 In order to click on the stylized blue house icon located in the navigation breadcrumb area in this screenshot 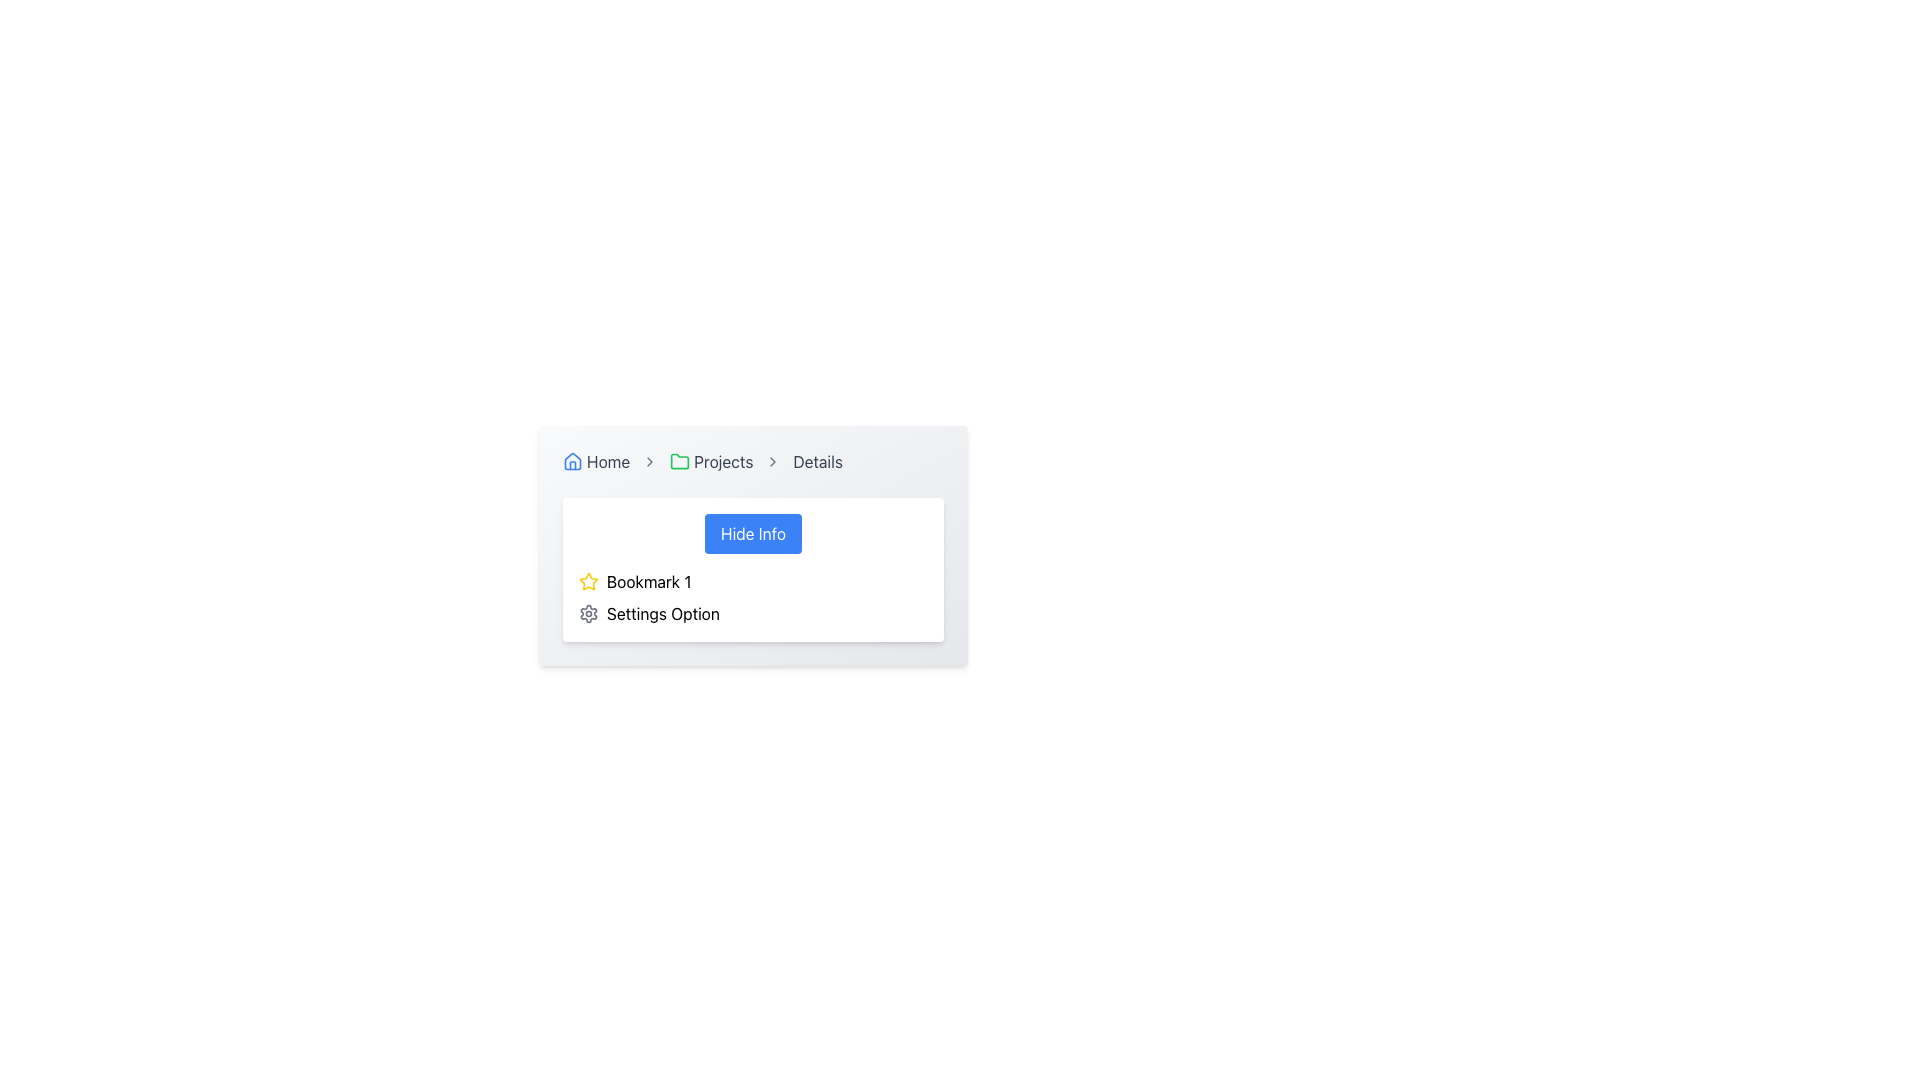, I will do `click(571, 461)`.